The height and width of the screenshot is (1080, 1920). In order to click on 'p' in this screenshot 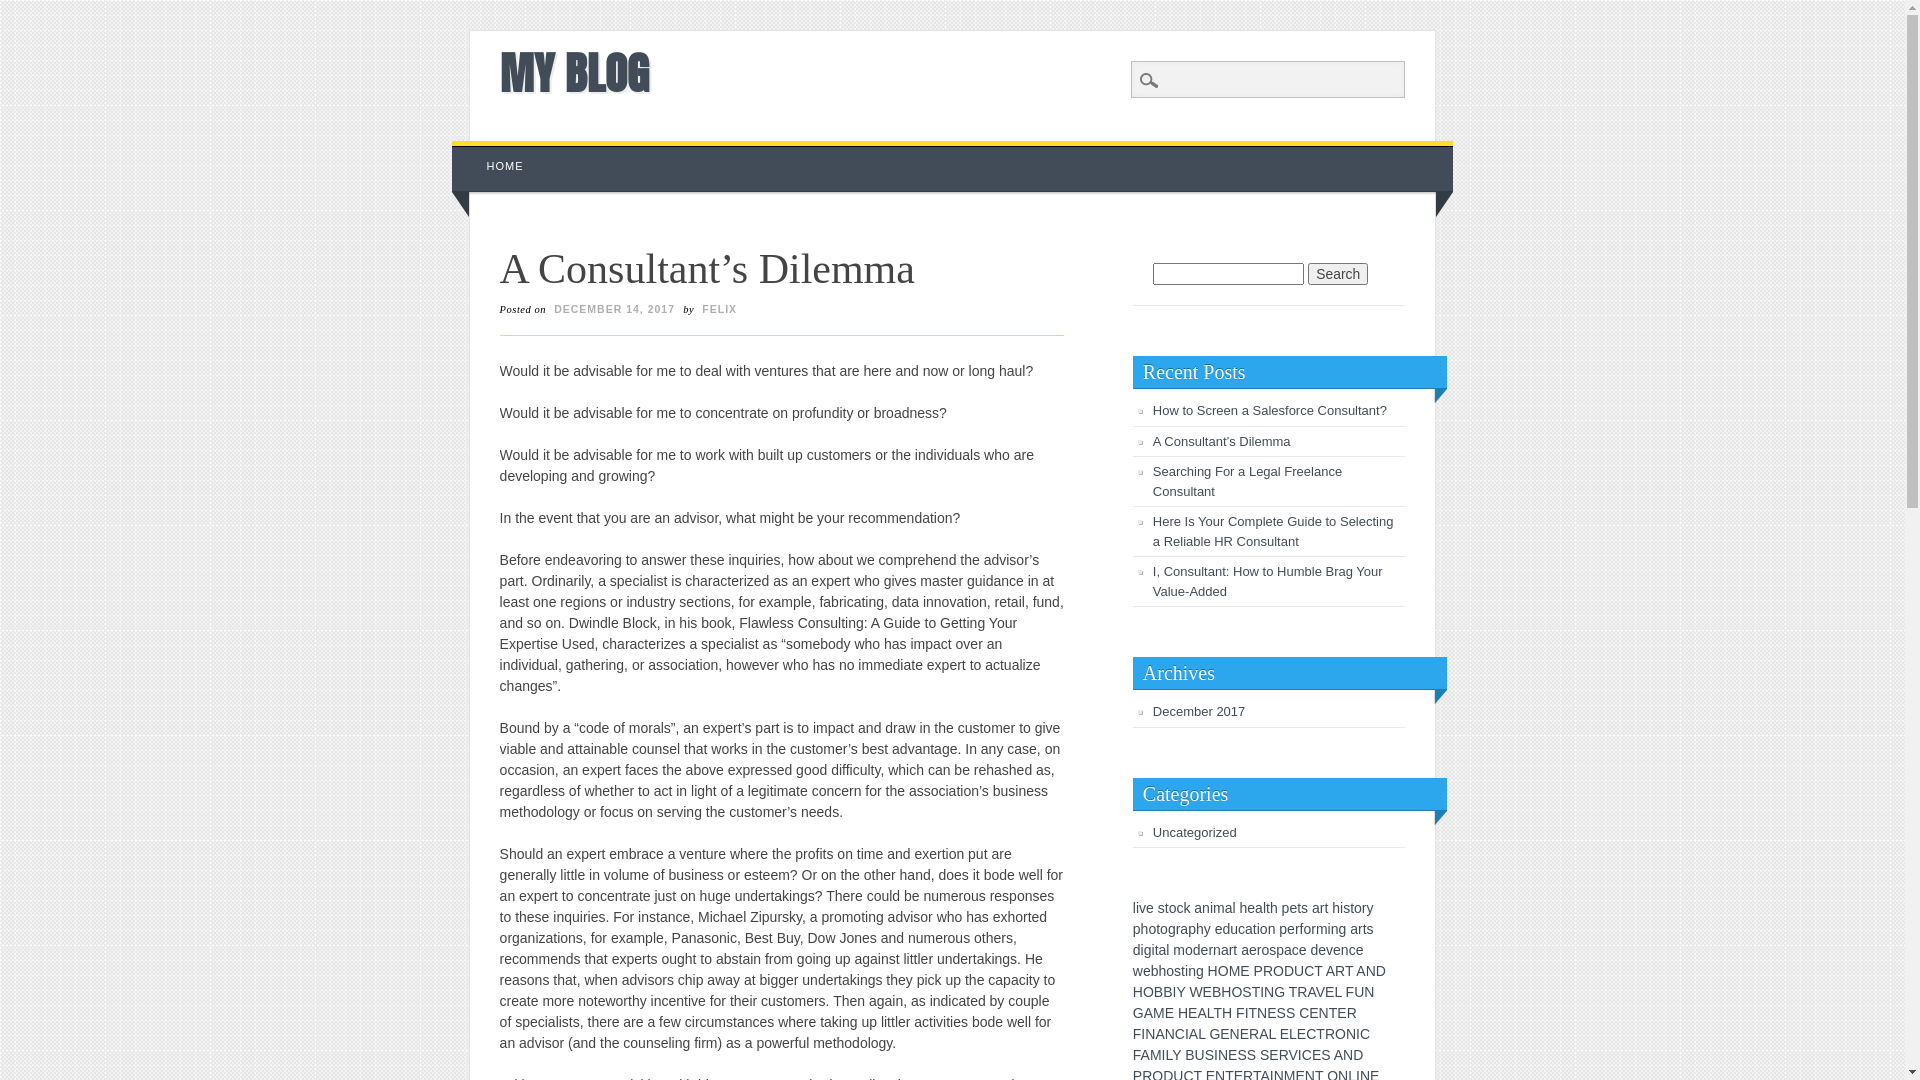, I will do `click(1191, 929)`.